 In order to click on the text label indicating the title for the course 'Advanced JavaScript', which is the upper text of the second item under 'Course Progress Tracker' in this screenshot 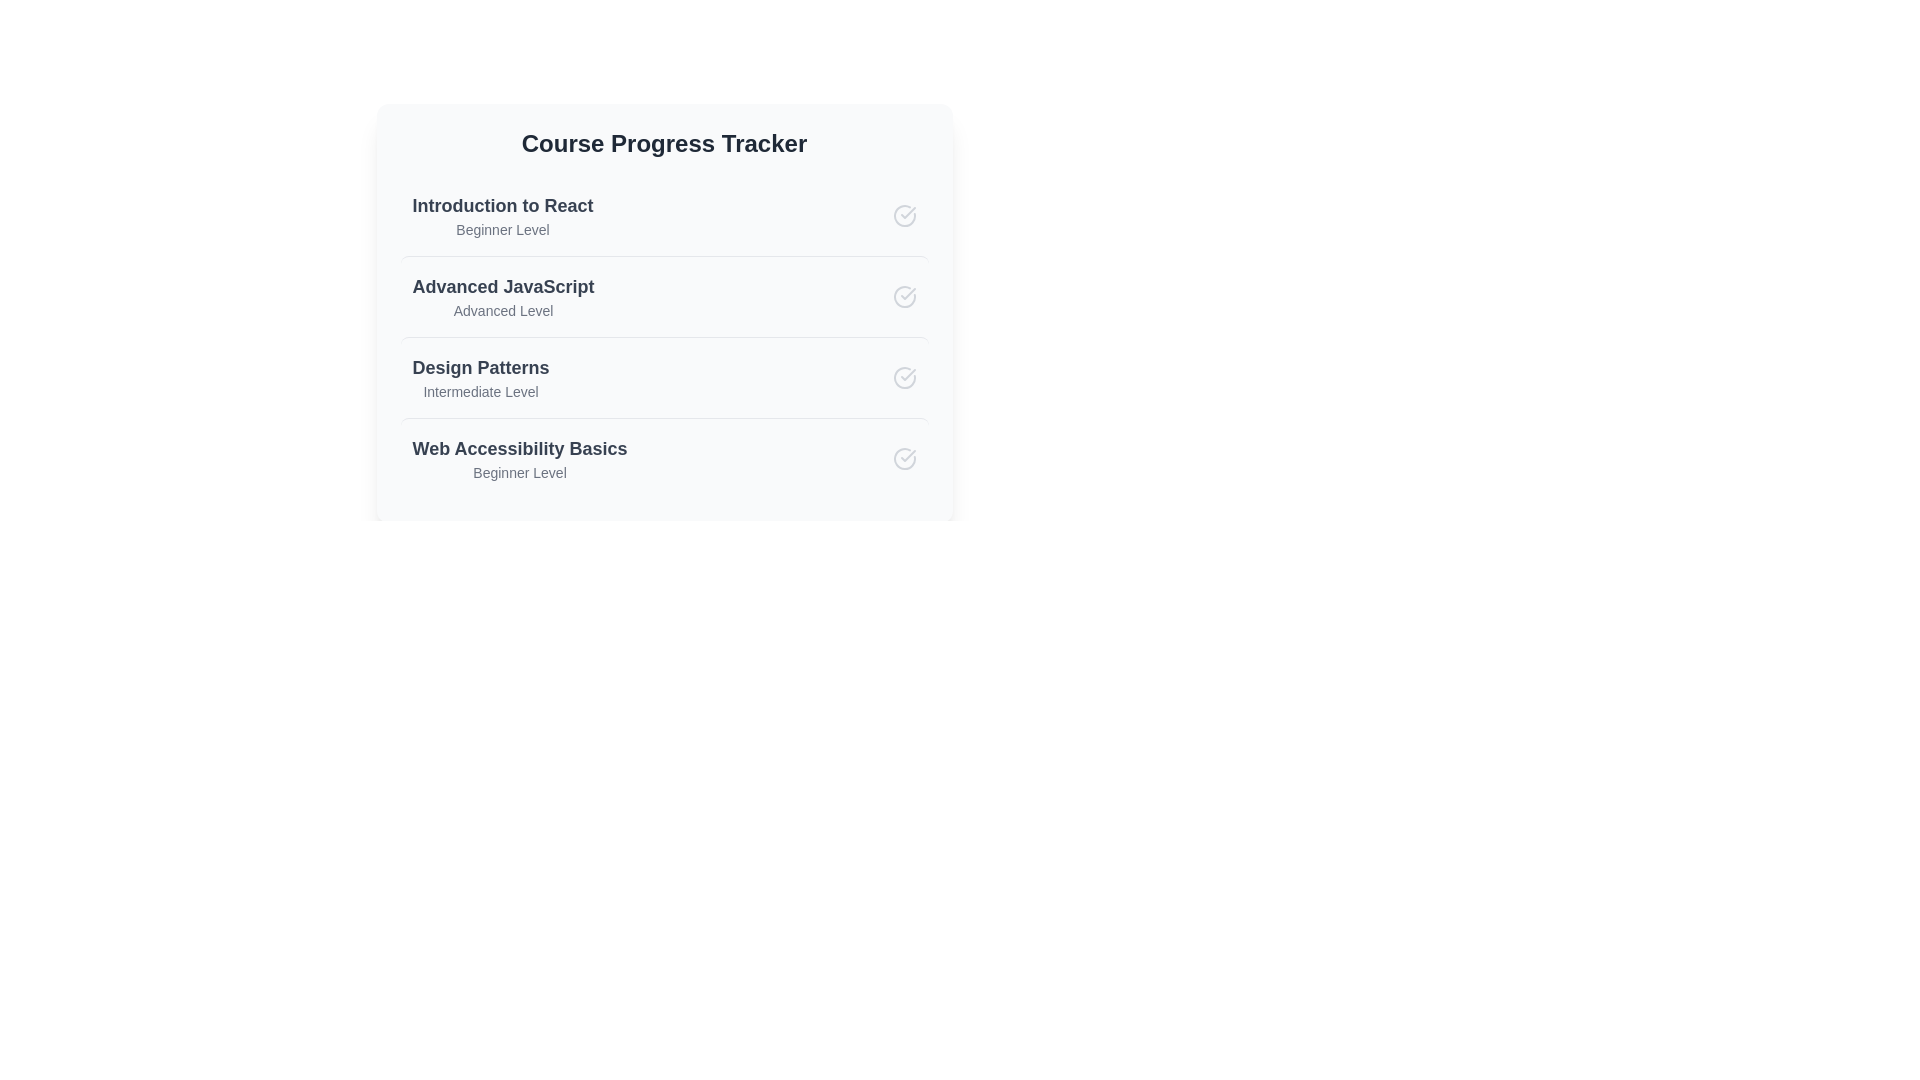, I will do `click(503, 286)`.